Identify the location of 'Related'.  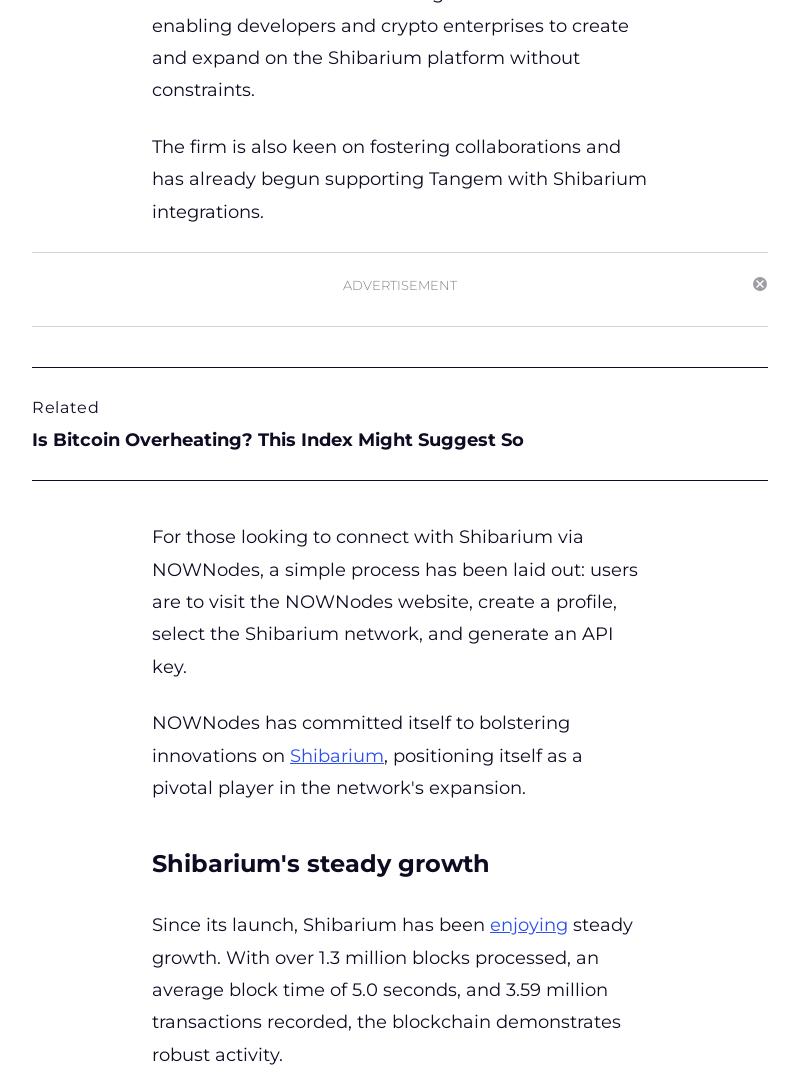
(64, 406).